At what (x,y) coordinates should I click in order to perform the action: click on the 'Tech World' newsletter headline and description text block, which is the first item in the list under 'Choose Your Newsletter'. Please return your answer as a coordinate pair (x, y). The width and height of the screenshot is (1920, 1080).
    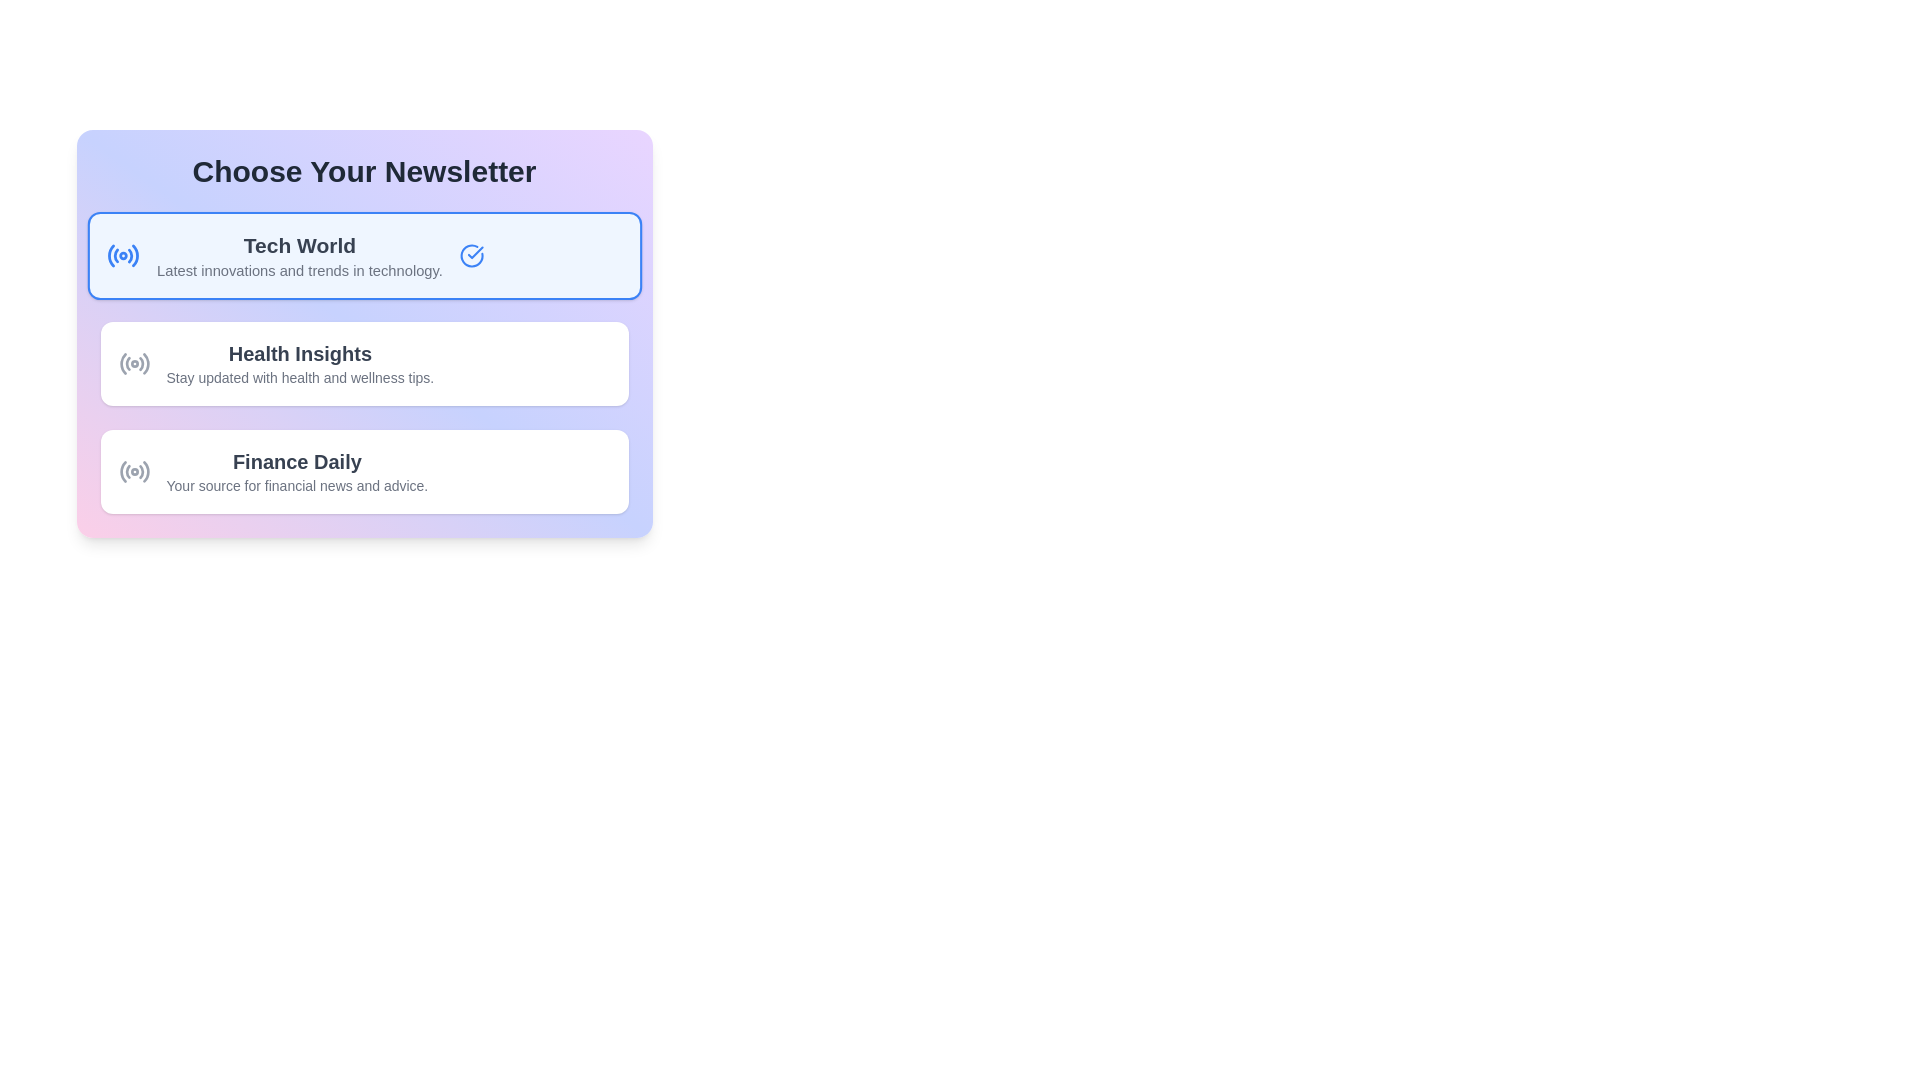
    Looking at the image, I should click on (298, 254).